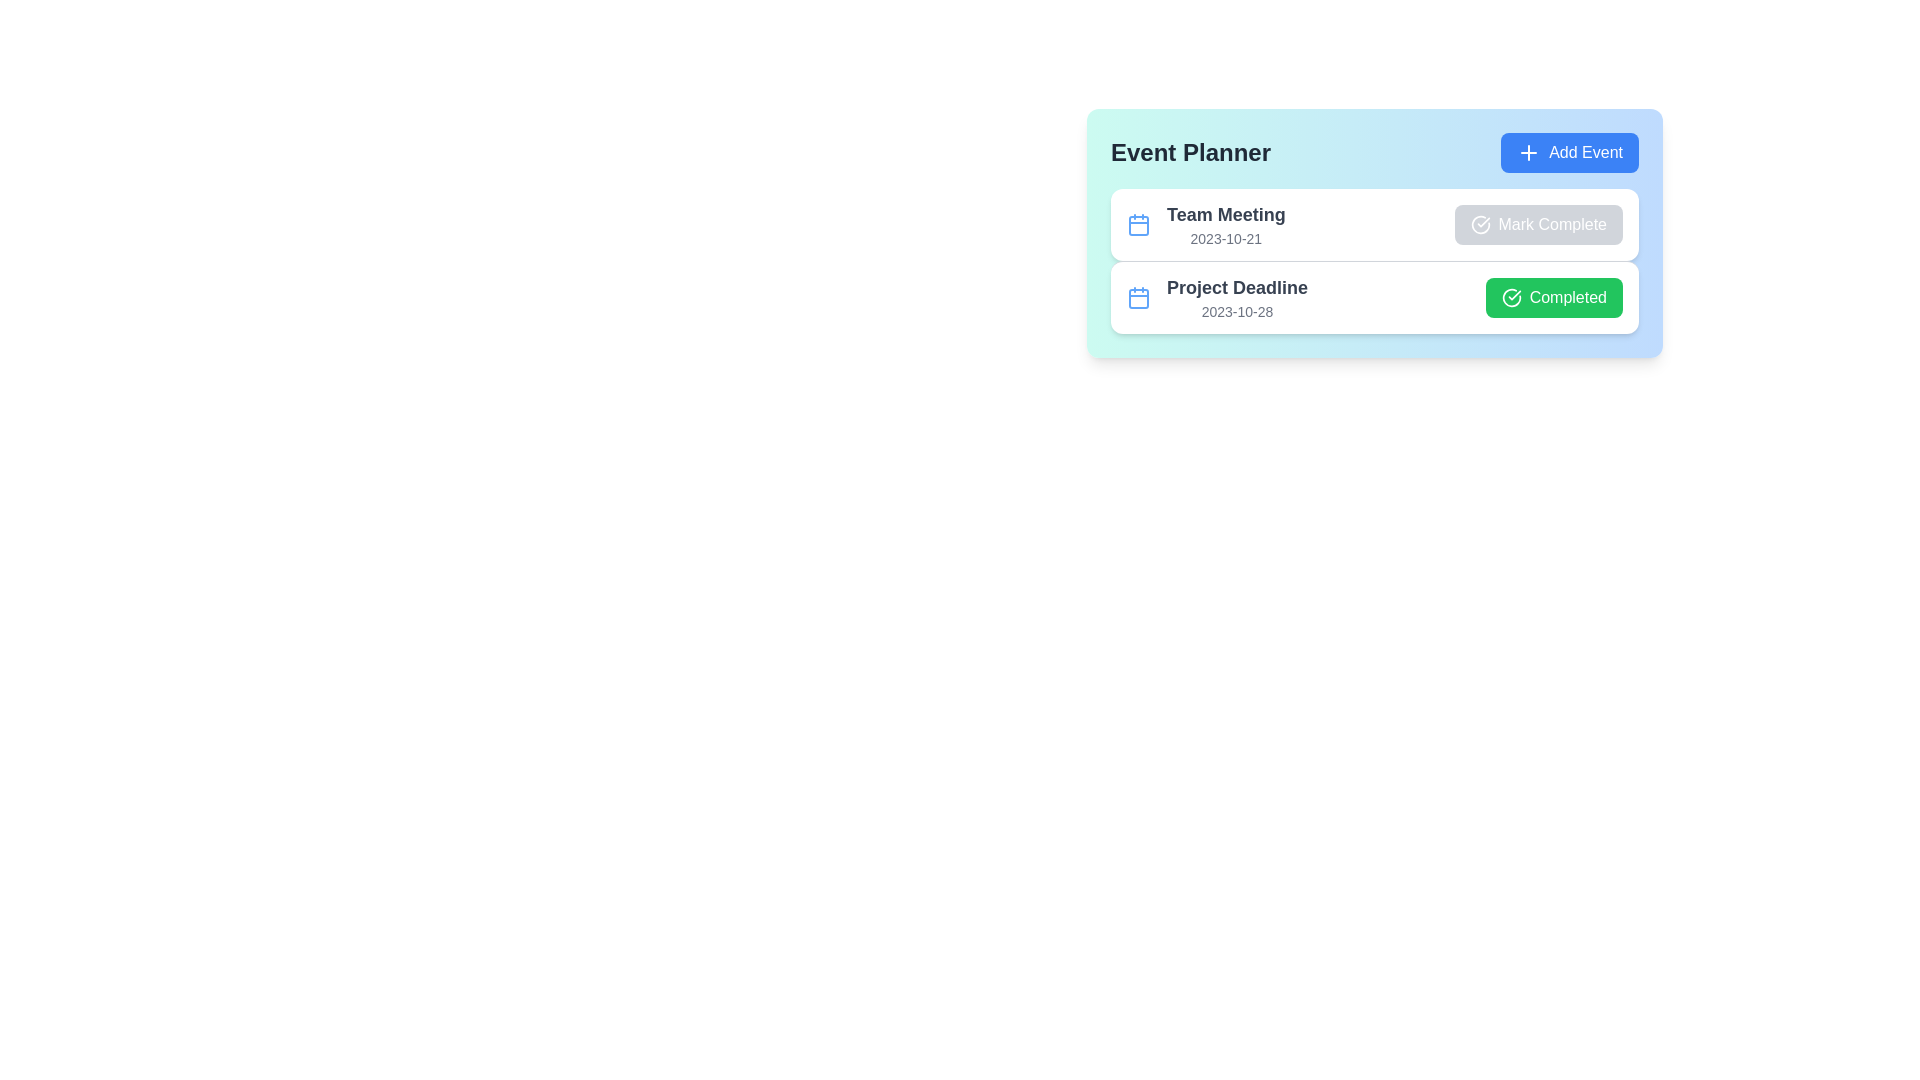 The height and width of the screenshot is (1080, 1920). I want to click on the 'Add Event' button to initiate the process of adding a new event, so click(1568, 152).